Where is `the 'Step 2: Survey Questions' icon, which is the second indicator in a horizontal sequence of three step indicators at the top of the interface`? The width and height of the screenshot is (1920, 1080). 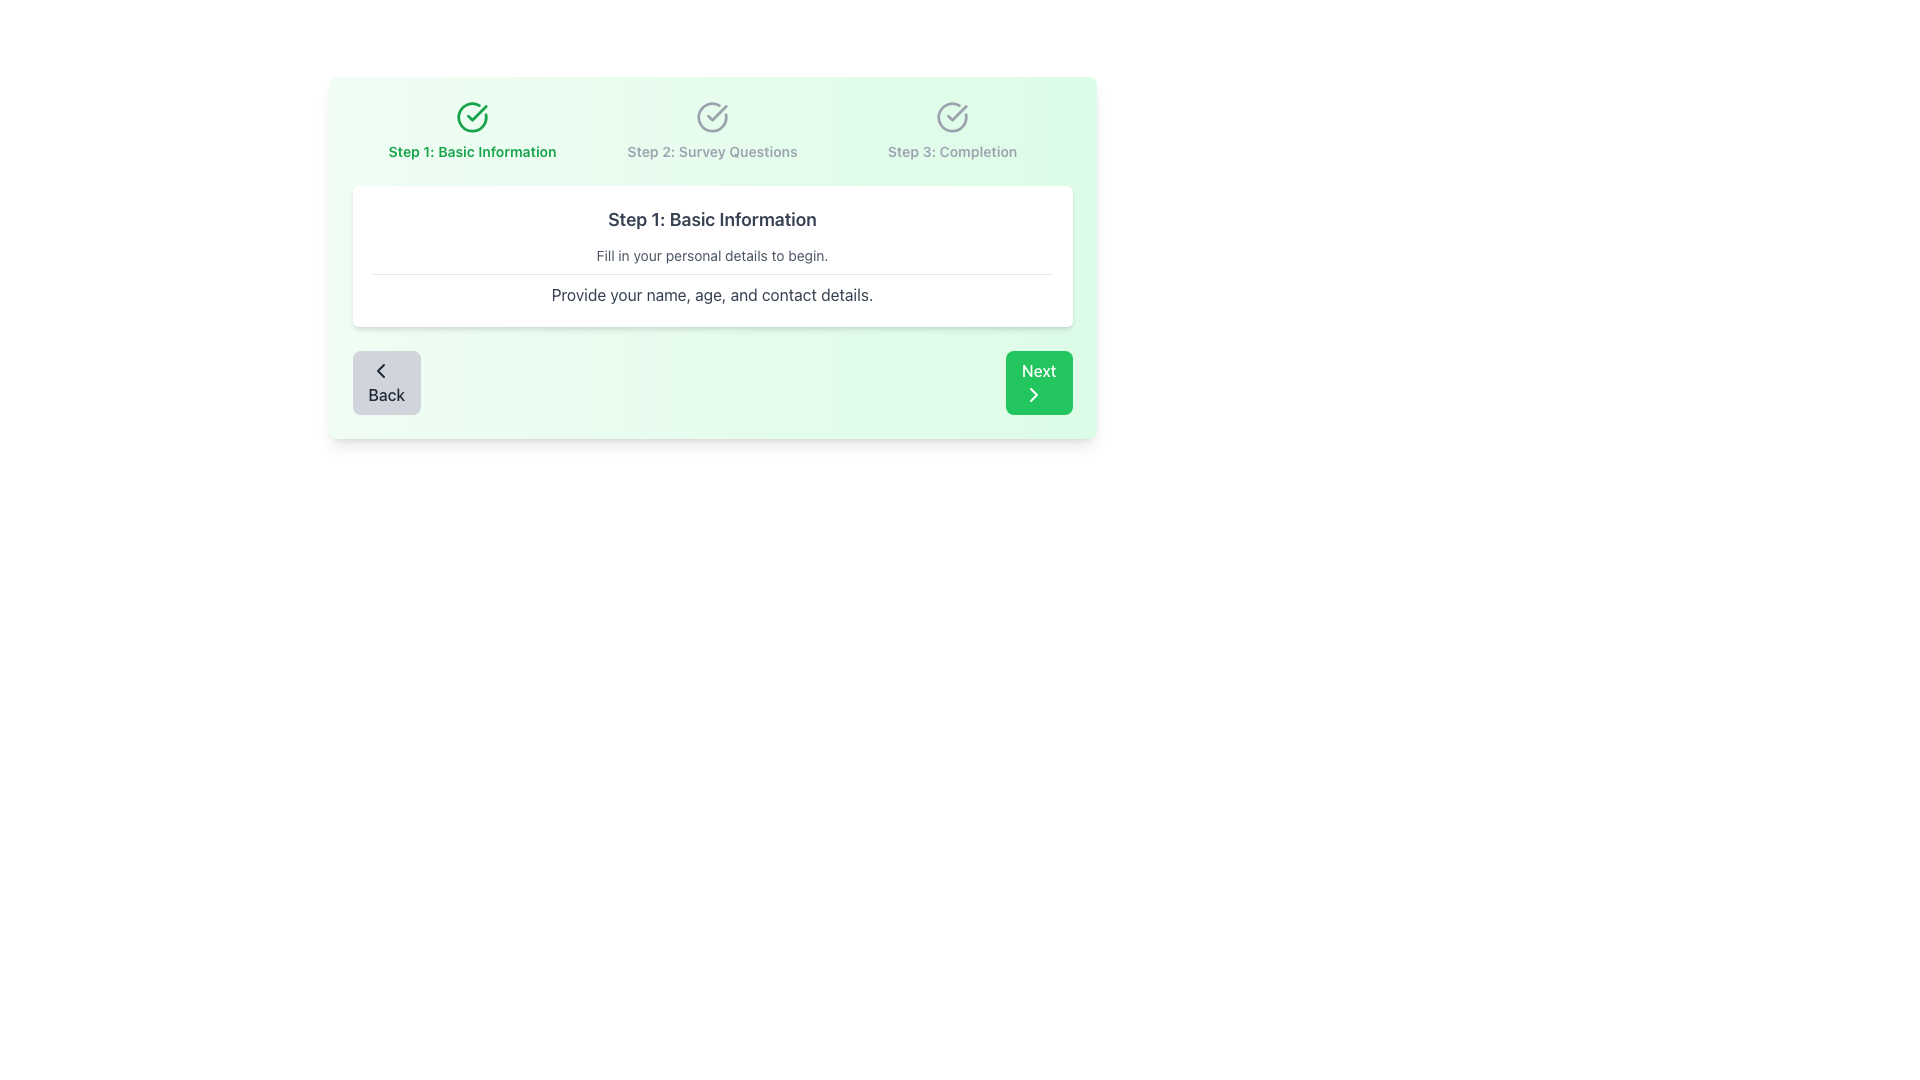 the 'Step 2: Survey Questions' icon, which is the second indicator in a horizontal sequence of three step indicators at the top of the interface is located at coordinates (712, 117).